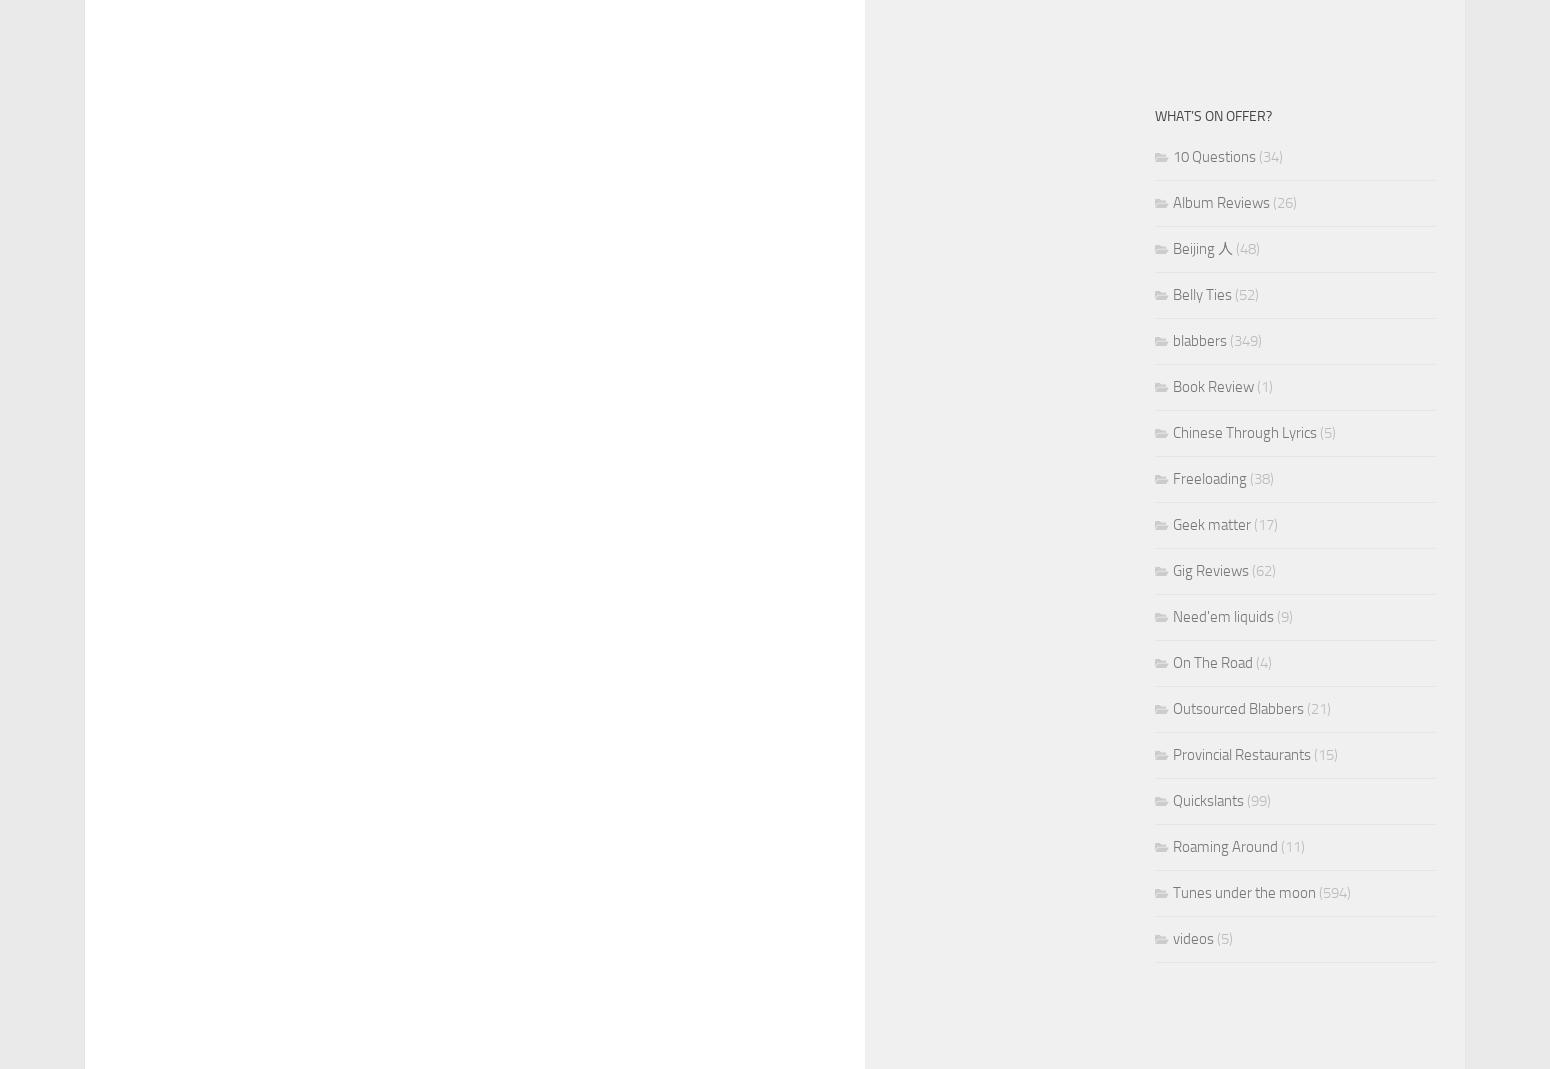  I want to click on '(34)', so click(1268, 157).